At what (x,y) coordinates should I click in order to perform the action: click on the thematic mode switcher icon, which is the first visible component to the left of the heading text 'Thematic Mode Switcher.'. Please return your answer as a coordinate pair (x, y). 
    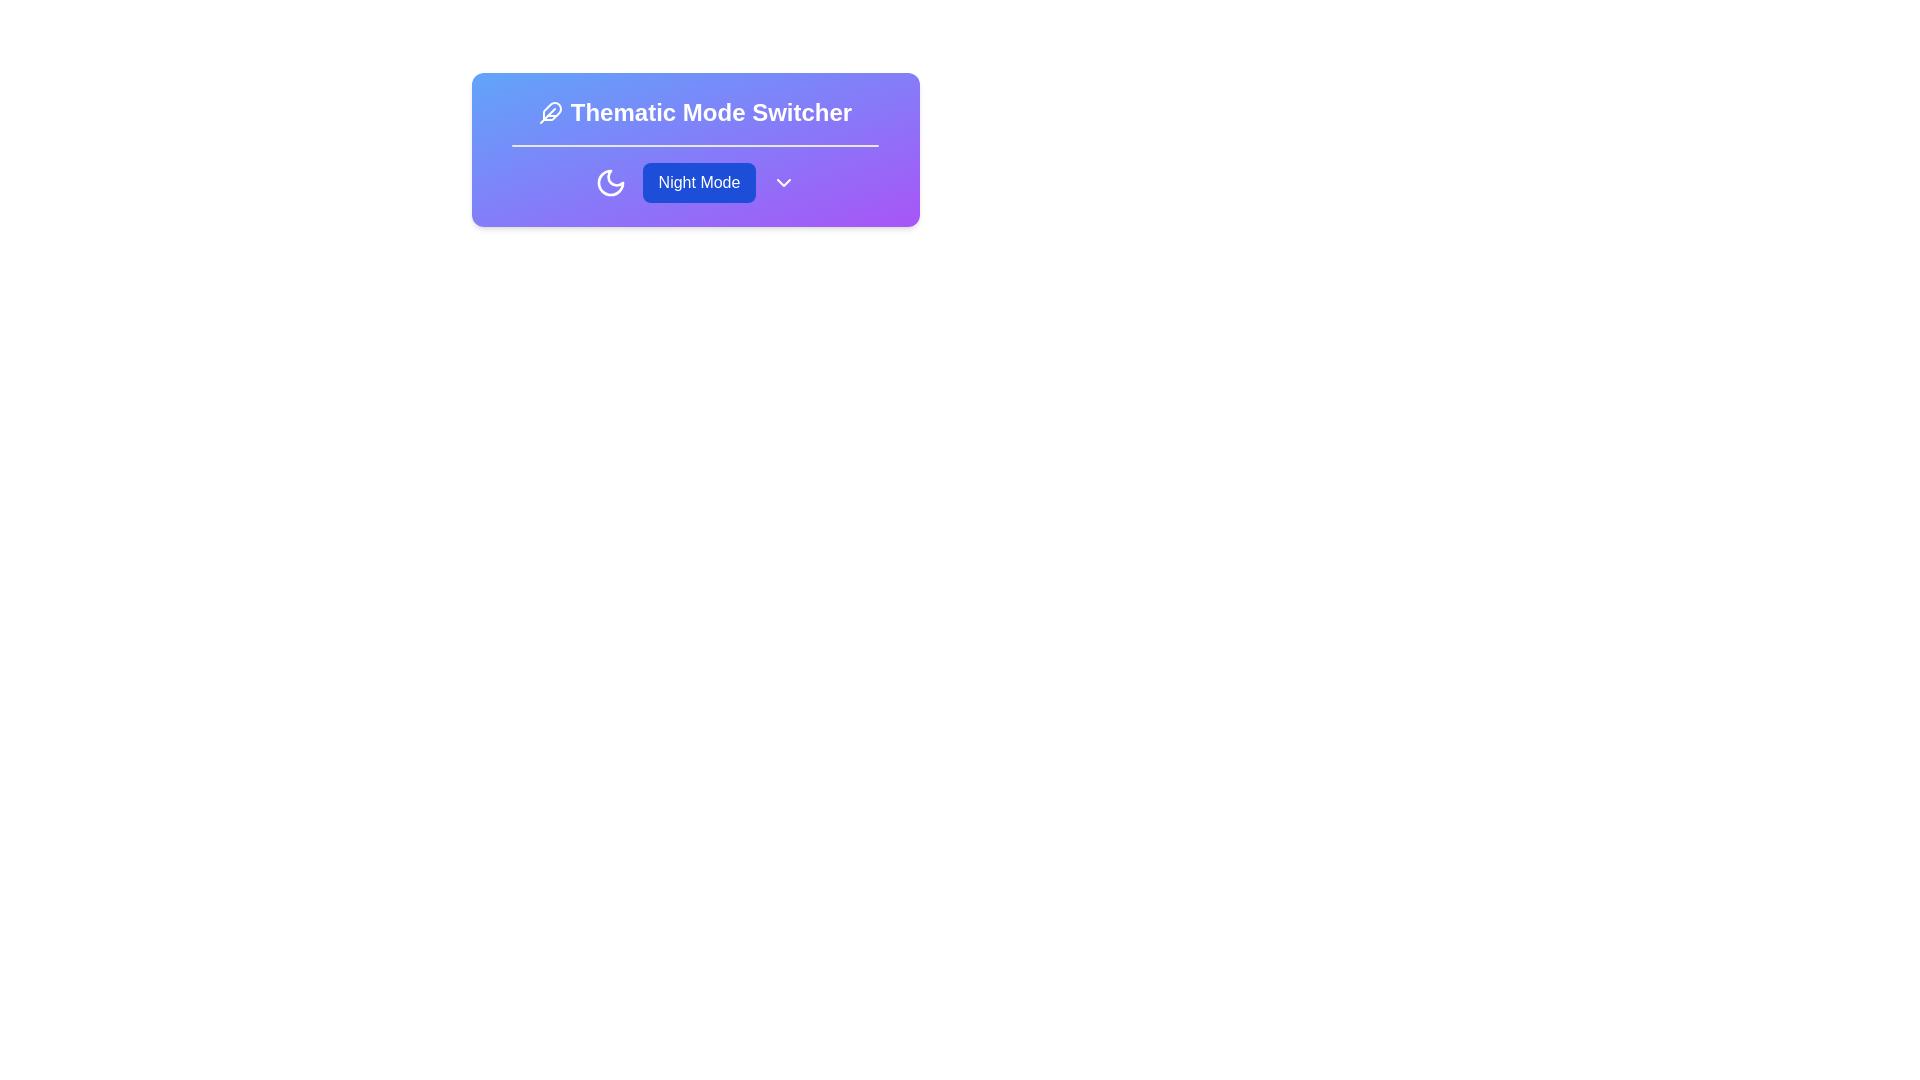
    Looking at the image, I should click on (550, 112).